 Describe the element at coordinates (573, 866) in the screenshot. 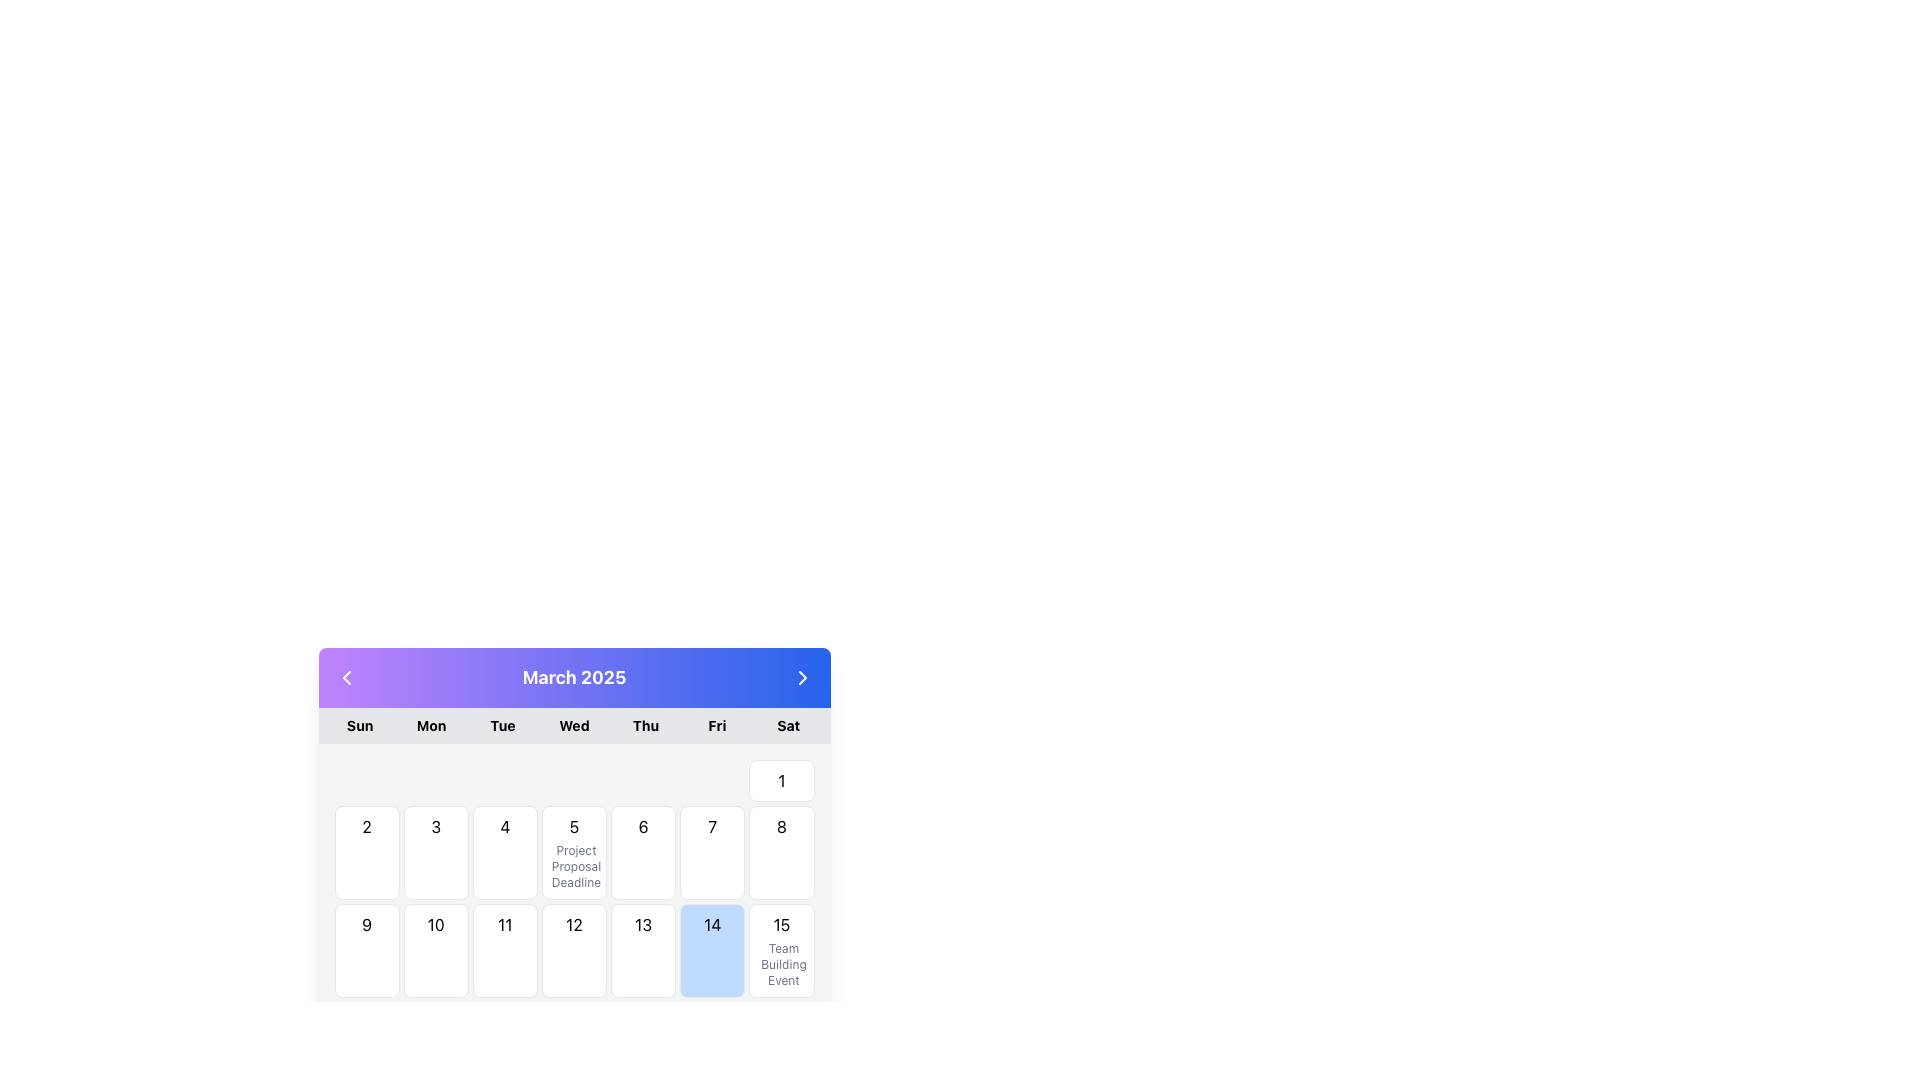

I see `the Label that describes the event for March 5th in the calendar grid` at that location.